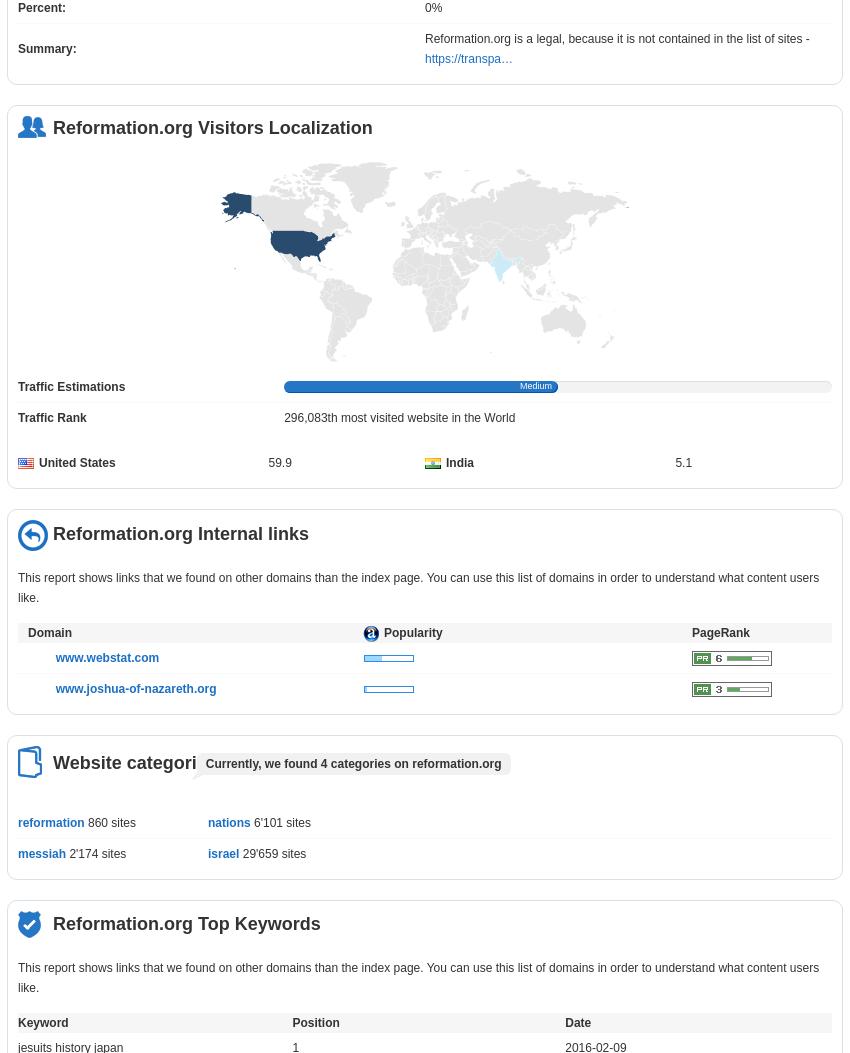 The image size is (850, 1053). I want to click on 'most visited website in the World', so click(425, 418).